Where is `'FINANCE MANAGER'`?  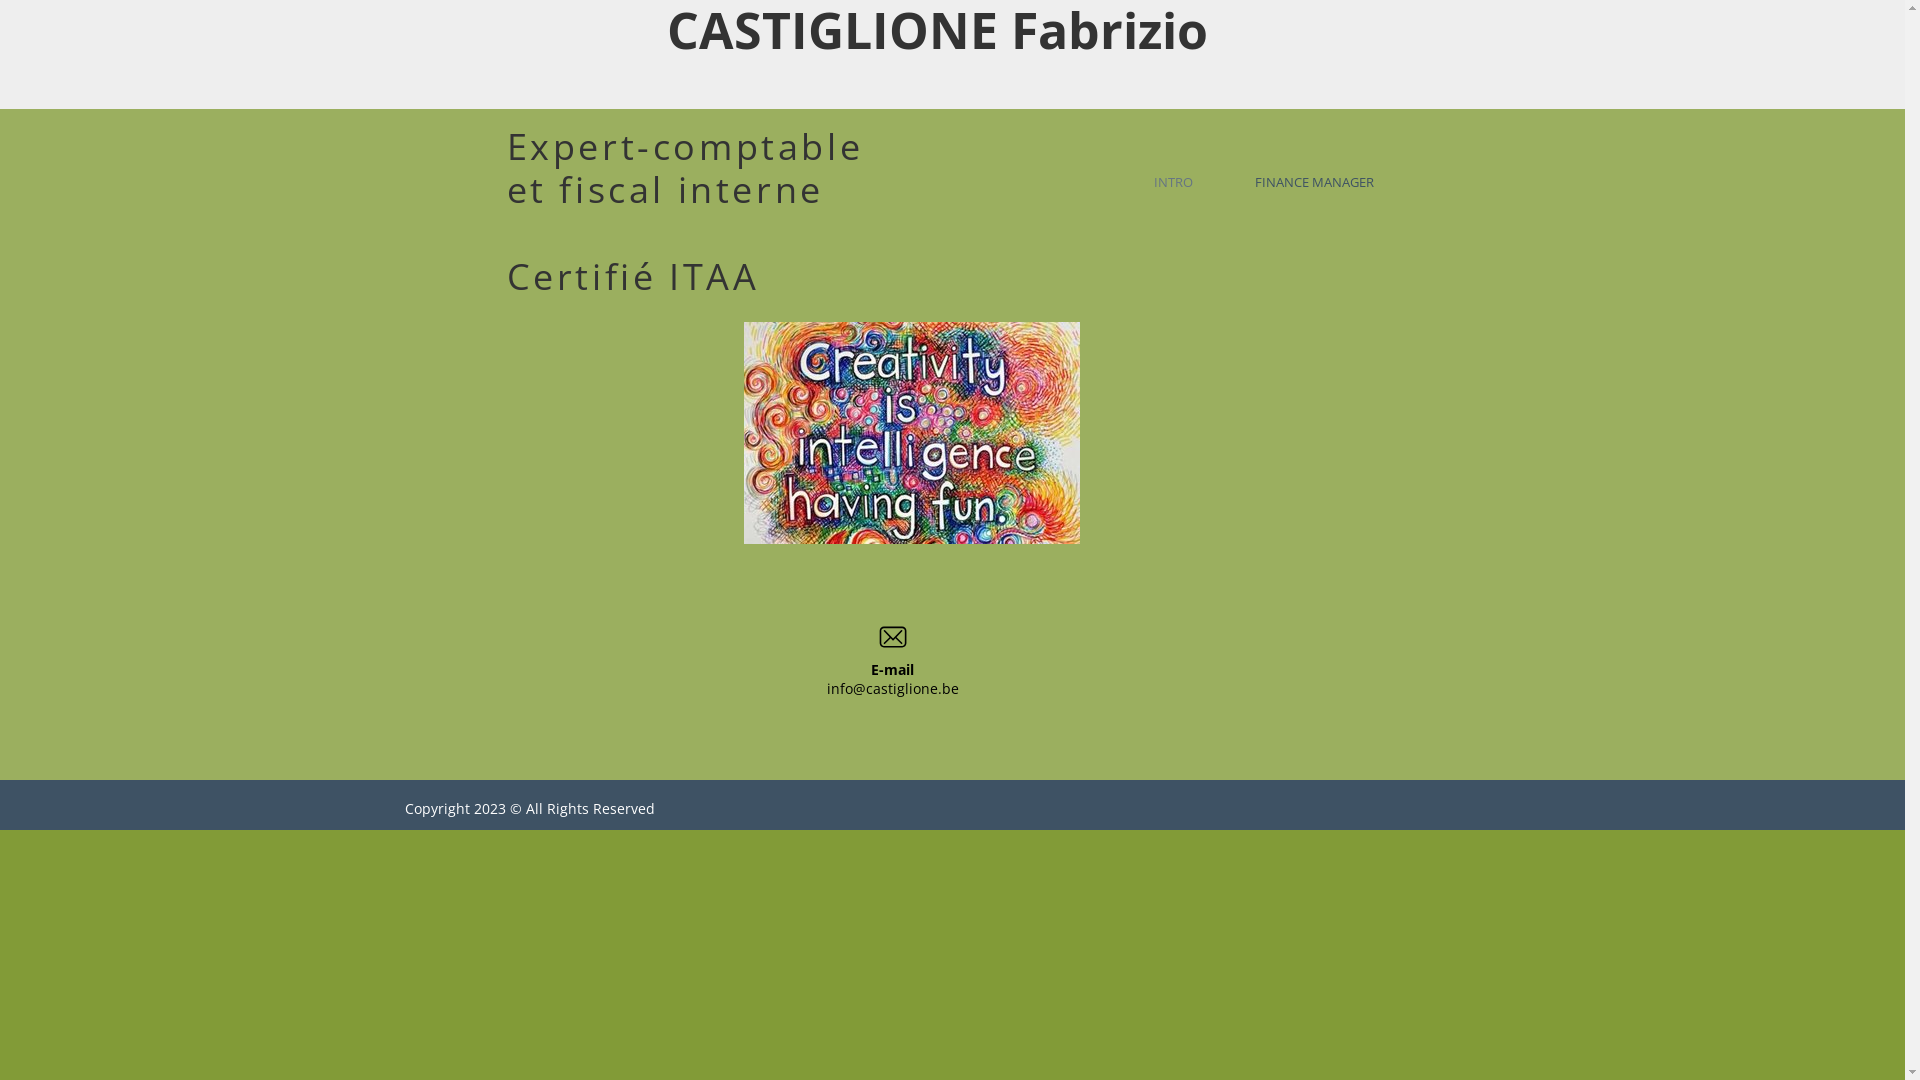 'FINANCE MANAGER' is located at coordinates (1325, 181).